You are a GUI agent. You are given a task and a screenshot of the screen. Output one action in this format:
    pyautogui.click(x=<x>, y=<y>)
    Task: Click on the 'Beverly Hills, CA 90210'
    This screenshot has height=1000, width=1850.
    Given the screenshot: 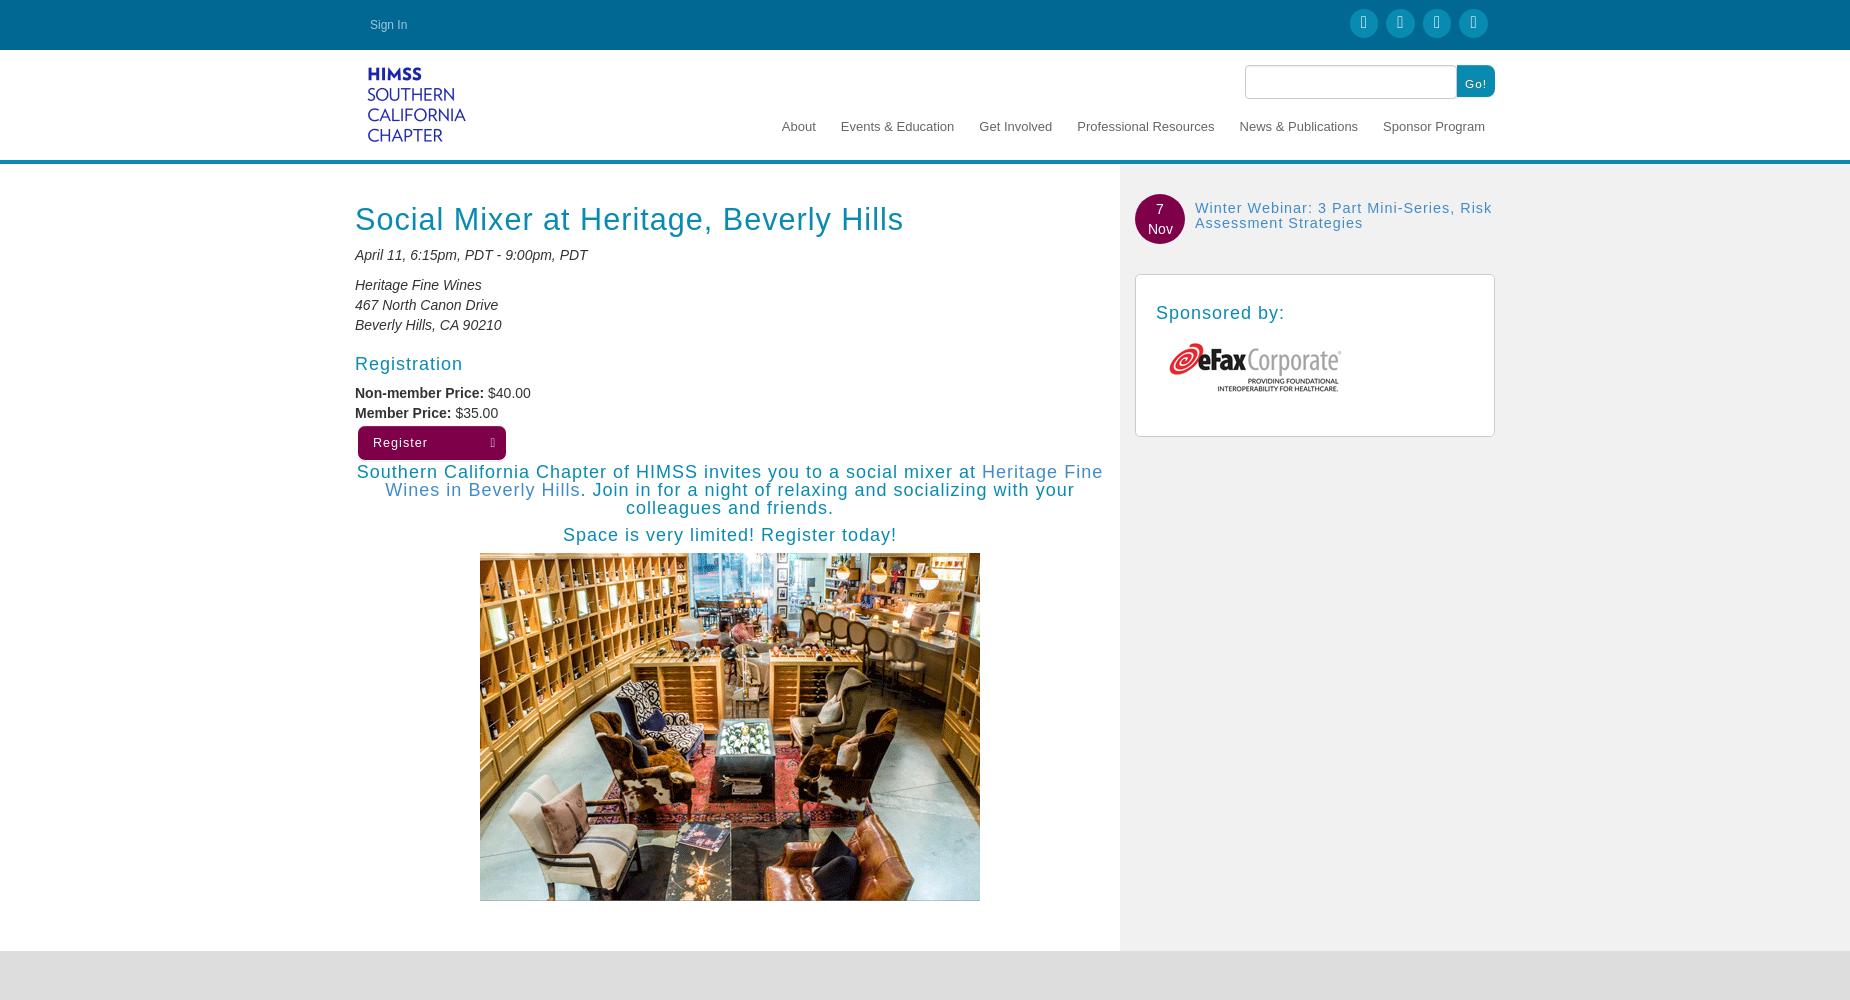 What is the action you would take?
    pyautogui.click(x=427, y=323)
    